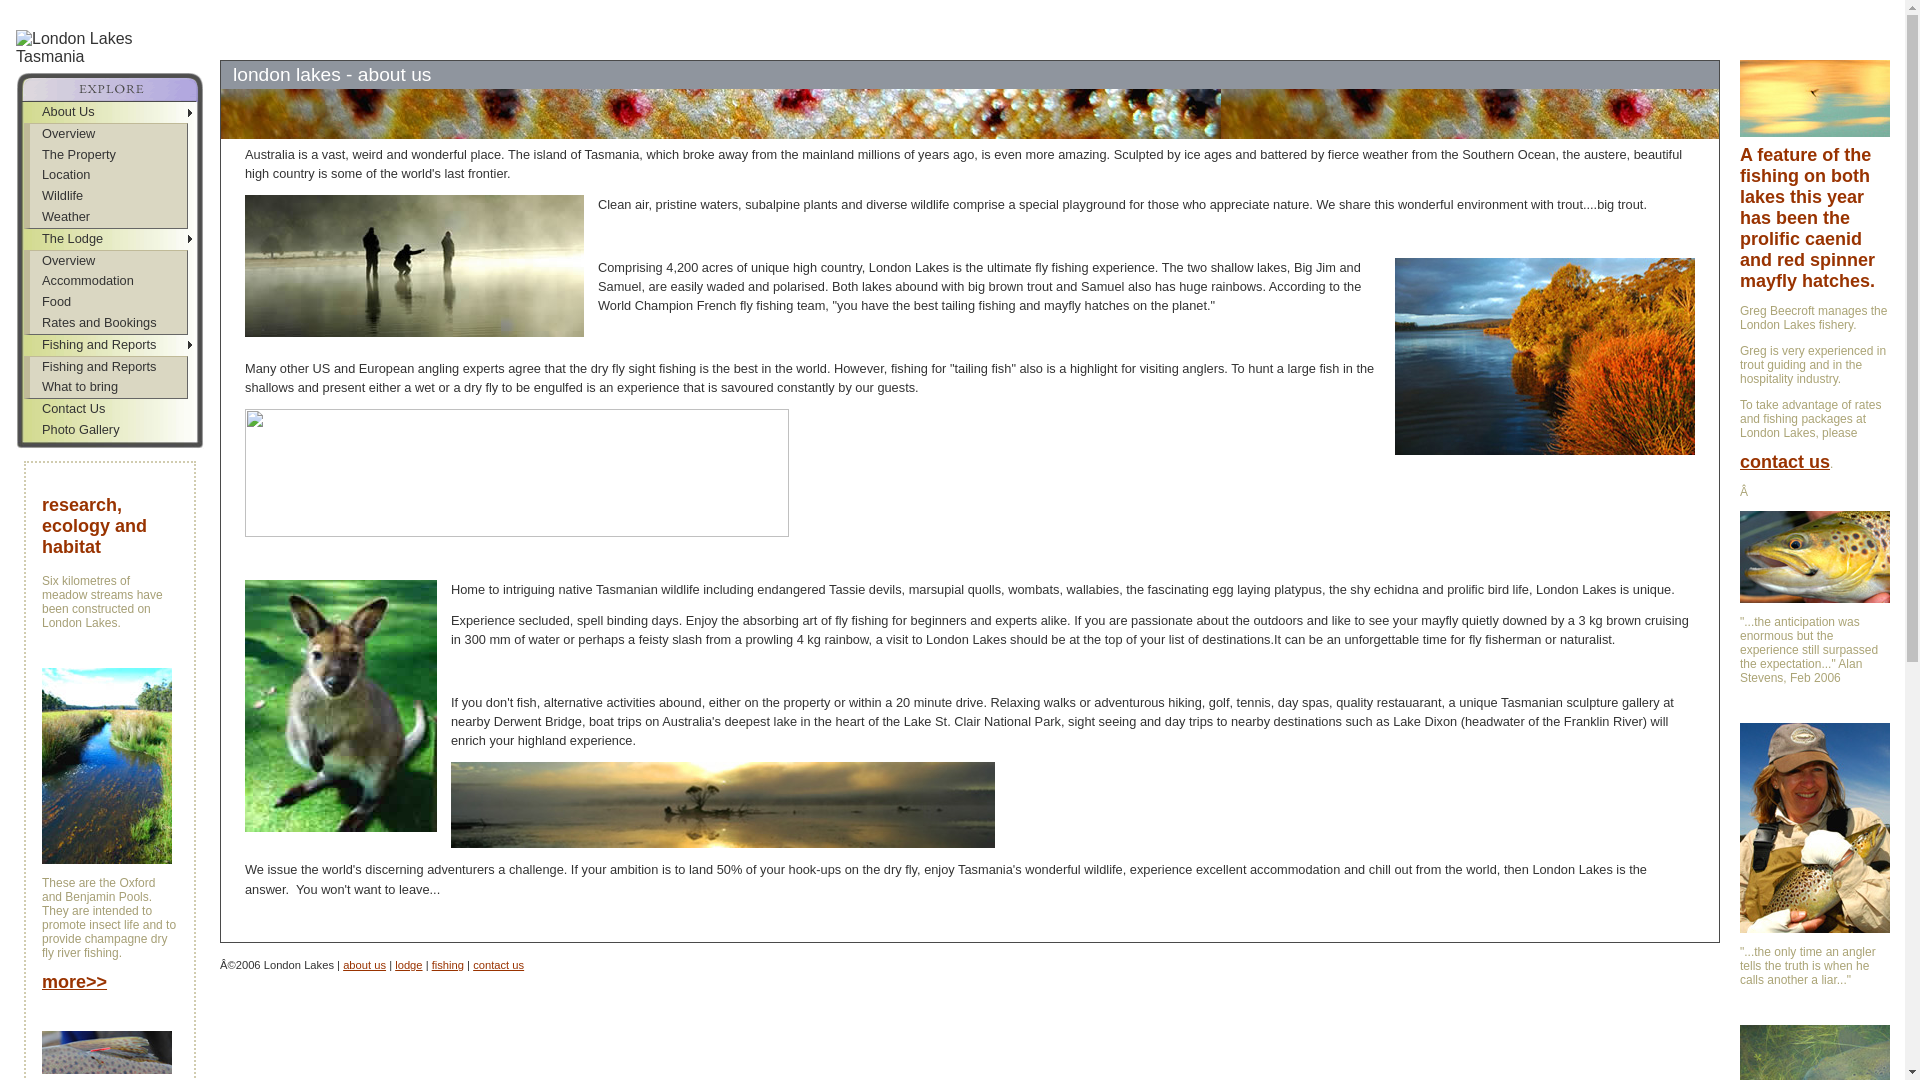 Image resolution: width=1920 pixels, height=1080 pixels. Describe the element at coordinates (107, 196) in the screenshot. I see `'Wildlife'` at that location.